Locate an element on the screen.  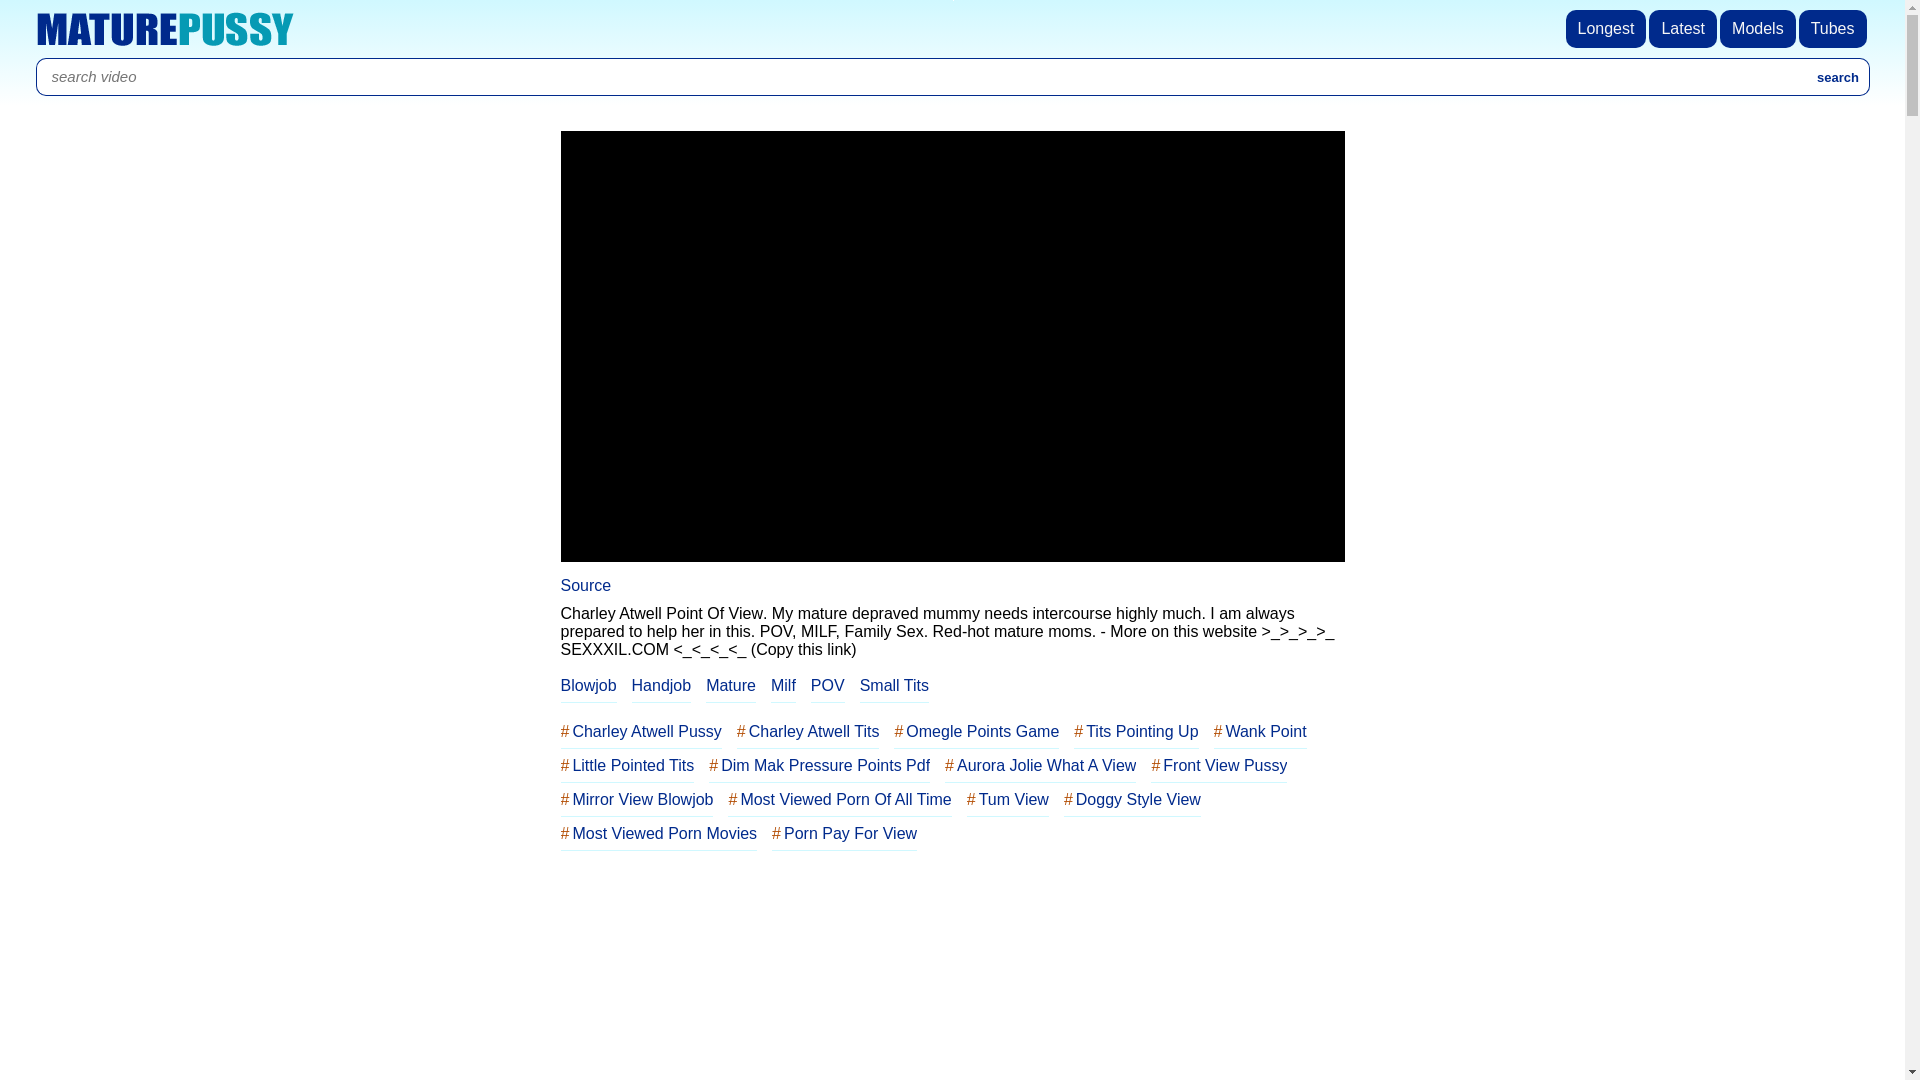
'Dim Mak Pressure Points Pdf' is located at coordinates (819, 765).